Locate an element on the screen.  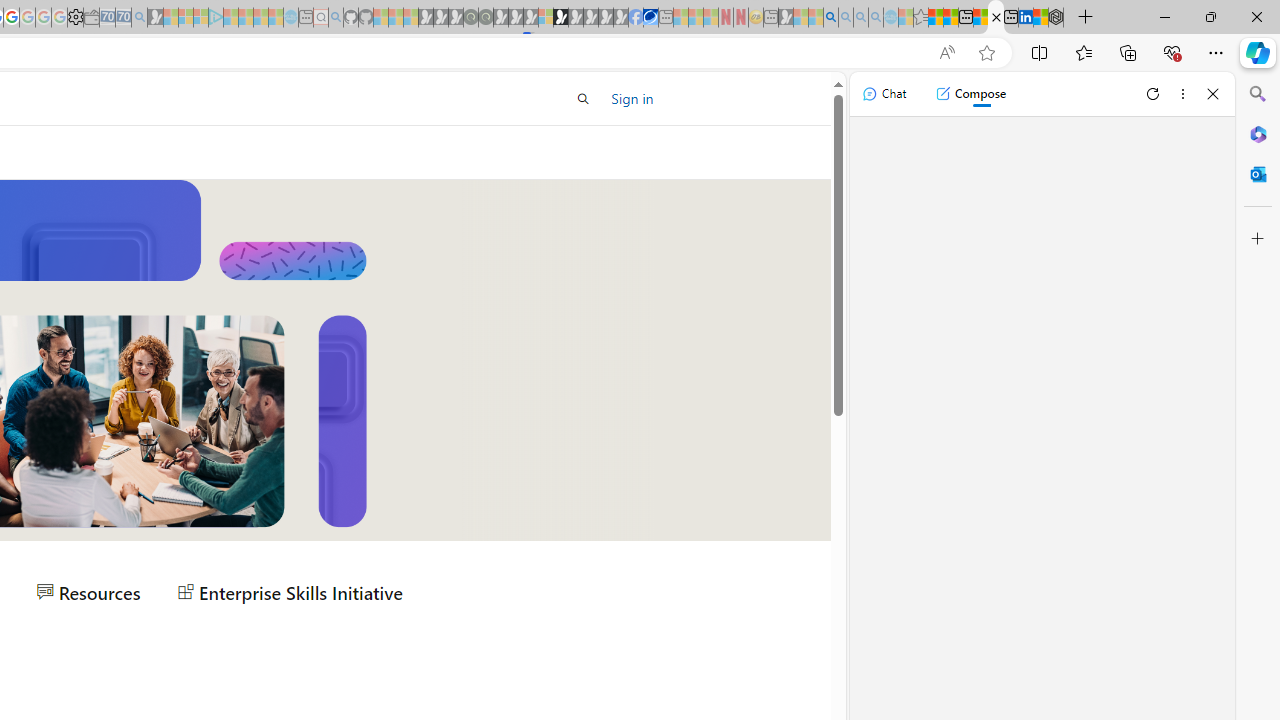
'Future Focus Report 2024 - Sleeping' is located at coordinates (485, 17).